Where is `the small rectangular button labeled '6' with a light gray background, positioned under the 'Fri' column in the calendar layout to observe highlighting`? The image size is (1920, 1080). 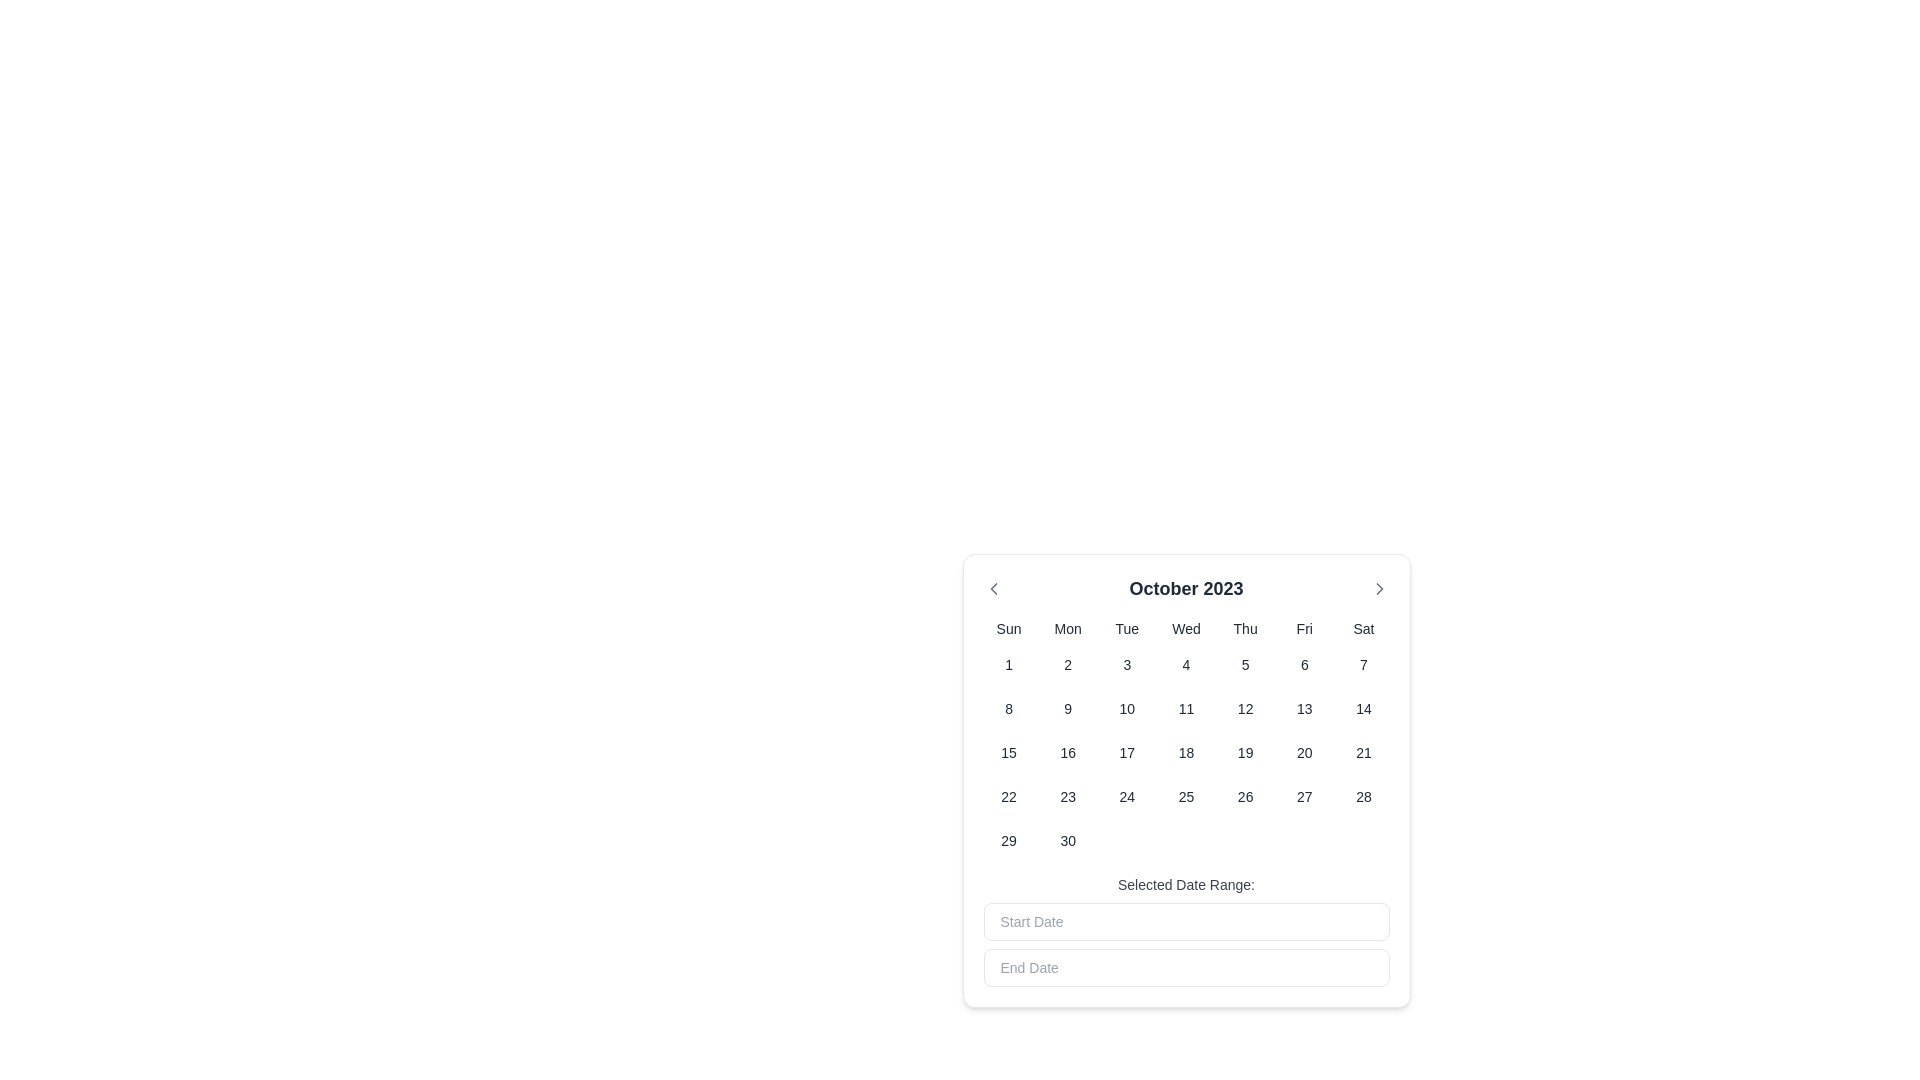
the small rectangular button labeled '6' with a light gray background, positioned under the 'Fri' column in the calendar layout to observe highlighting is located at coordinates (1304, 664).